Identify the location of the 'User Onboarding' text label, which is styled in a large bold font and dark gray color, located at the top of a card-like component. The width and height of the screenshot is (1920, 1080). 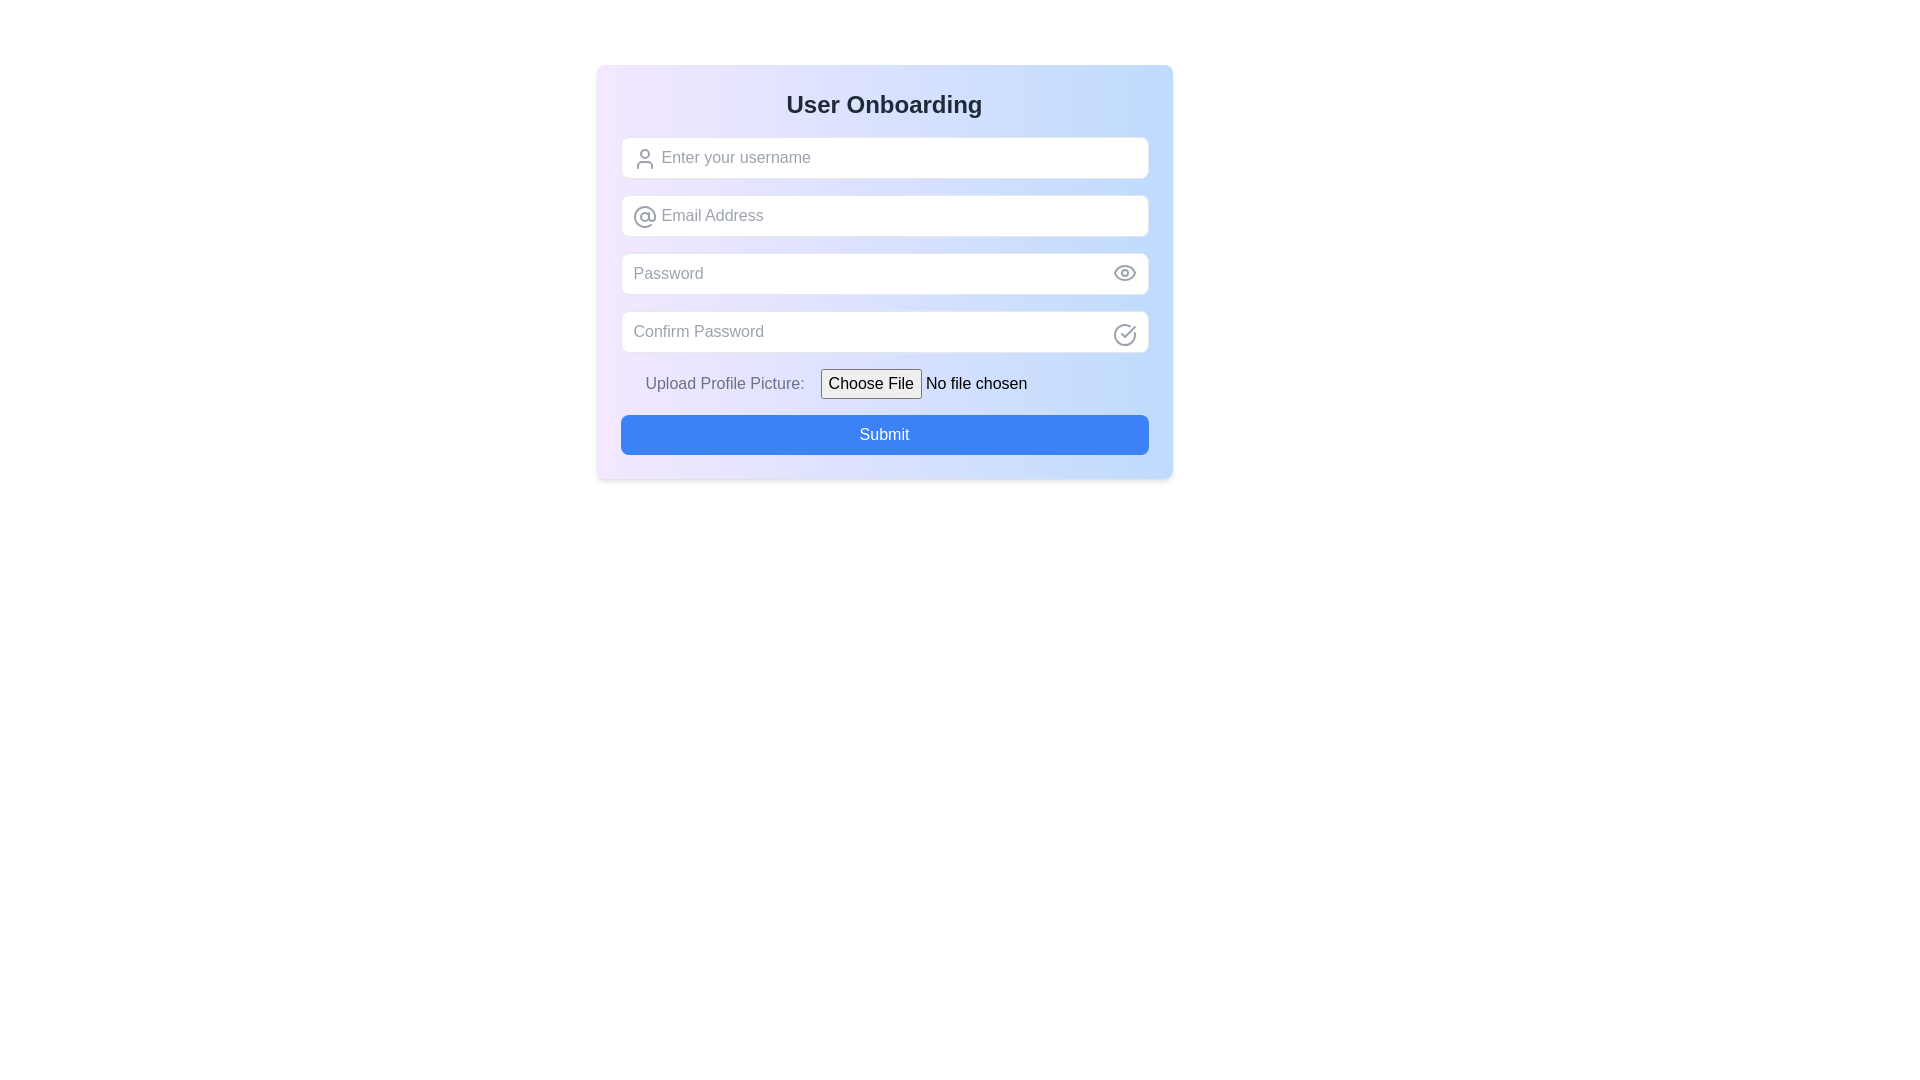
(883, 104).